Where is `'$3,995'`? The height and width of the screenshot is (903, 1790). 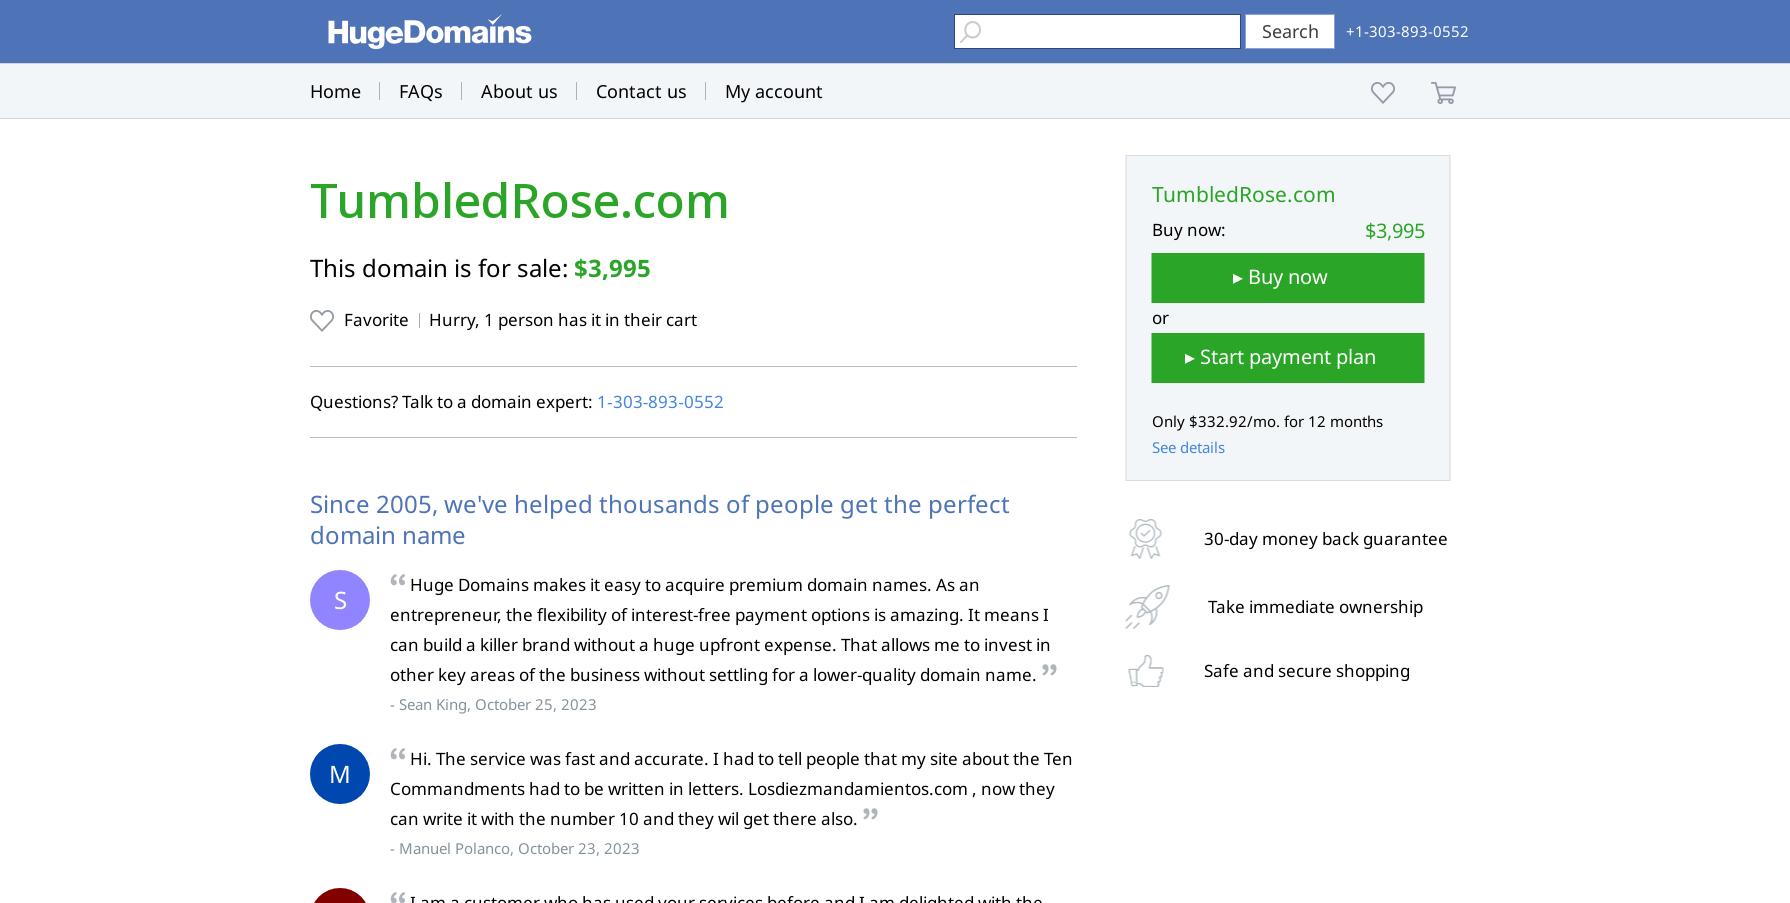
'$3,995' is located at coordinates (611, 266).